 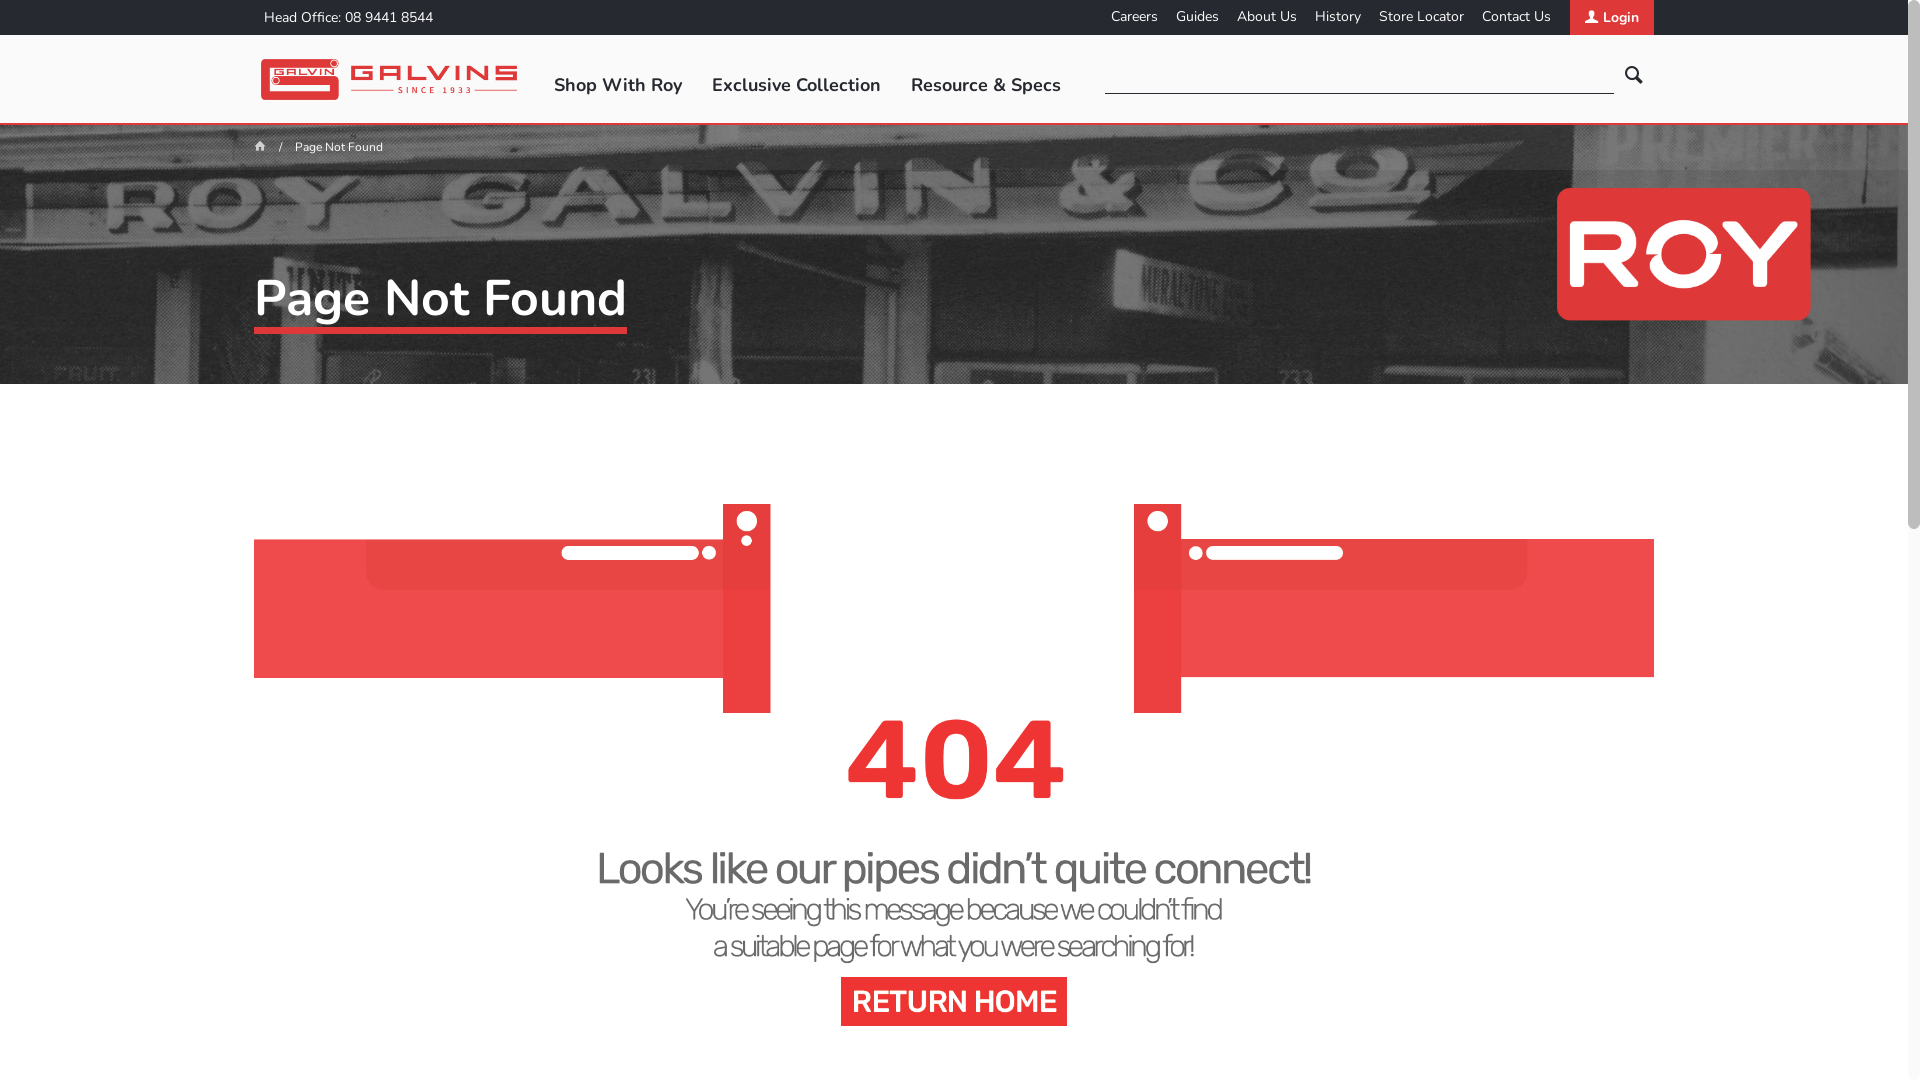 I want to click on 'Guides', so click(x=1197, y=17).